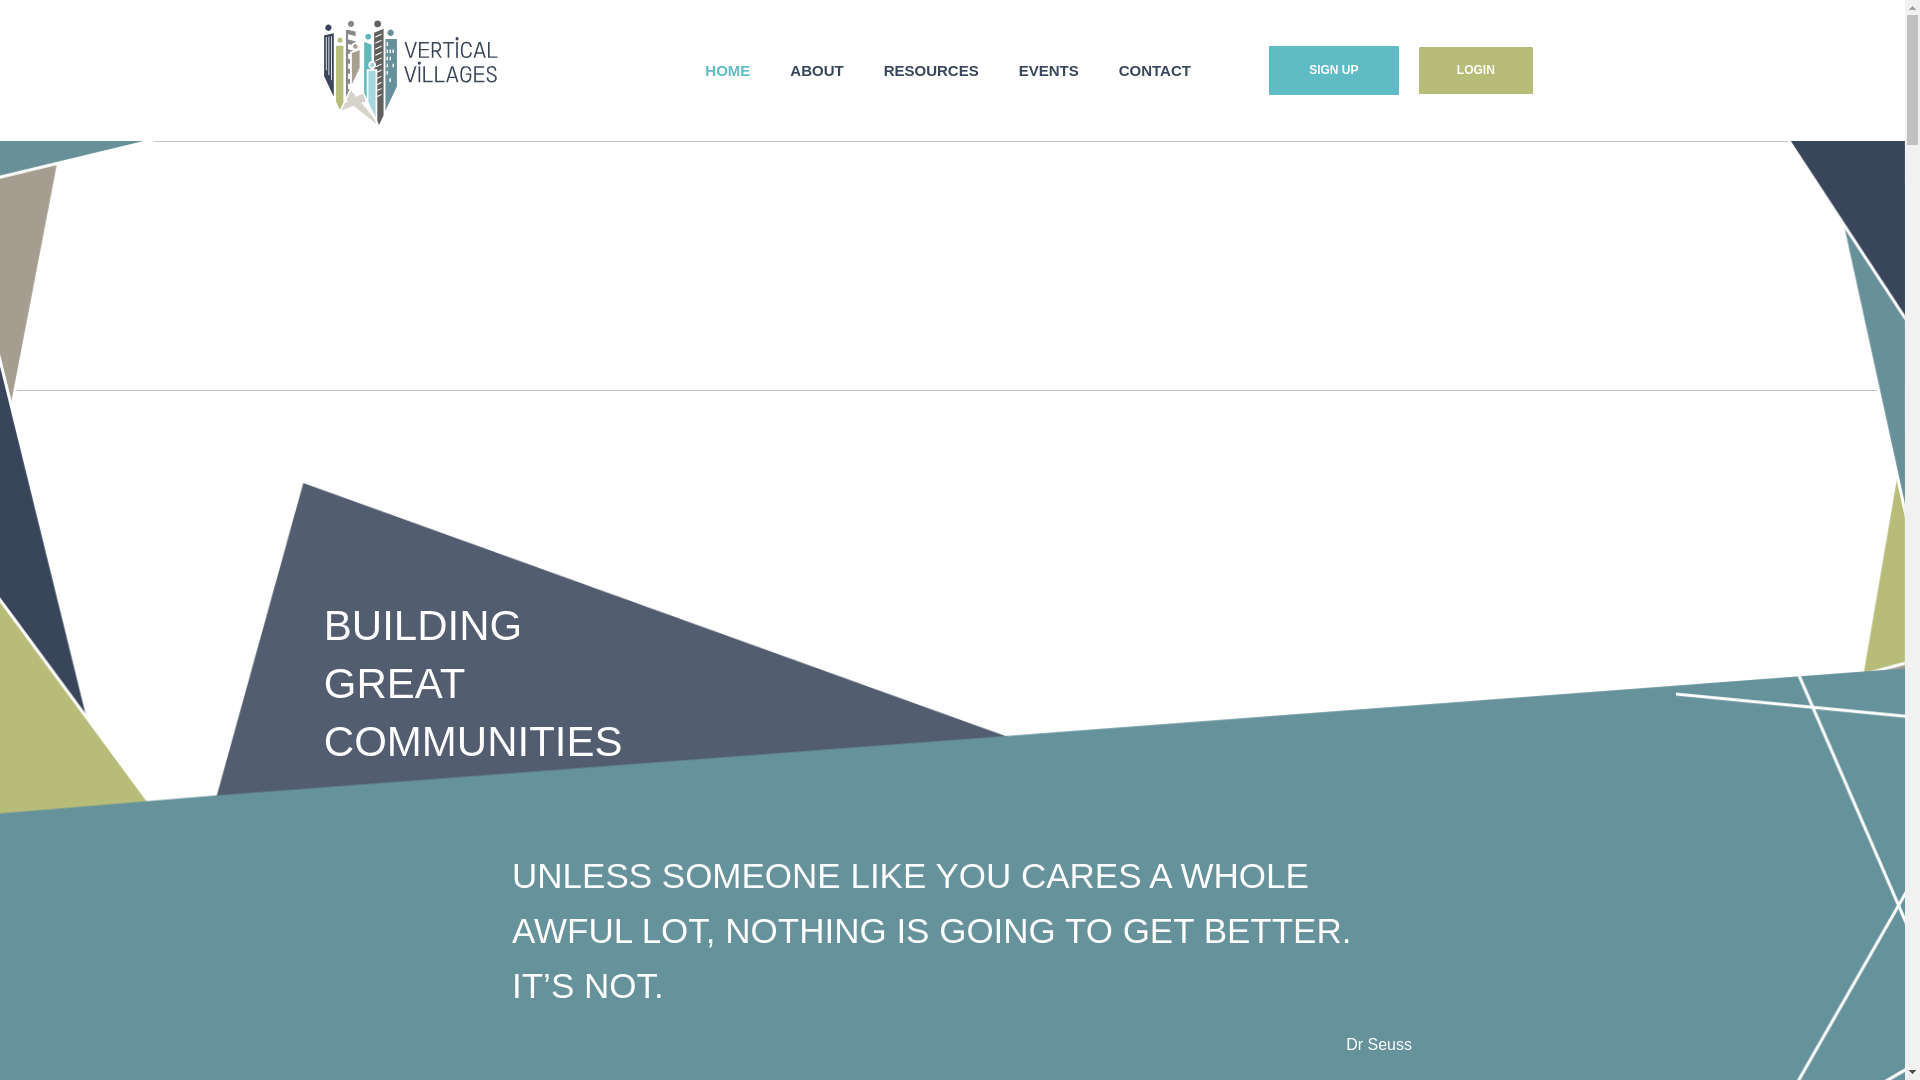  Describe the element at coordinates (726, 69) in the screenshot. I see `'HOME'` at that location.